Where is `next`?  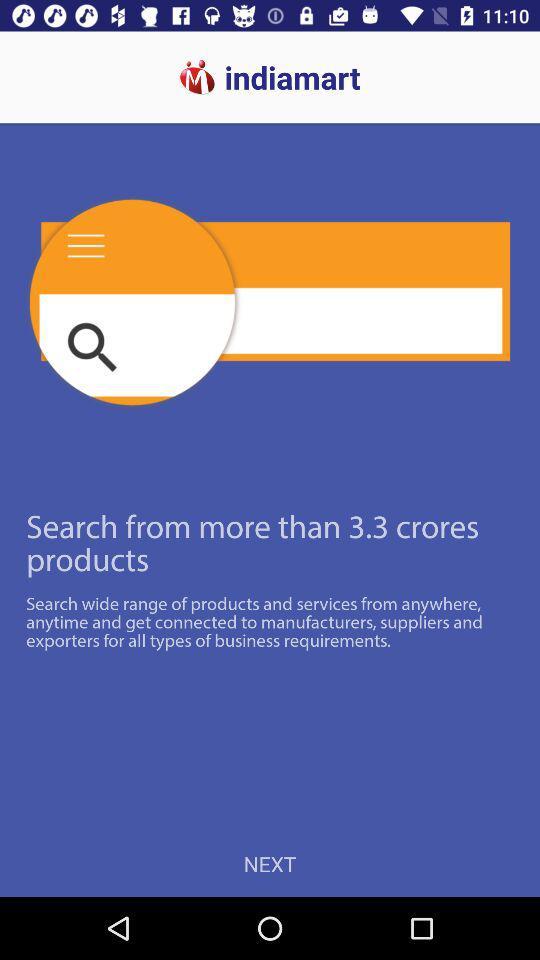
next is located at coordinates (270, 863).